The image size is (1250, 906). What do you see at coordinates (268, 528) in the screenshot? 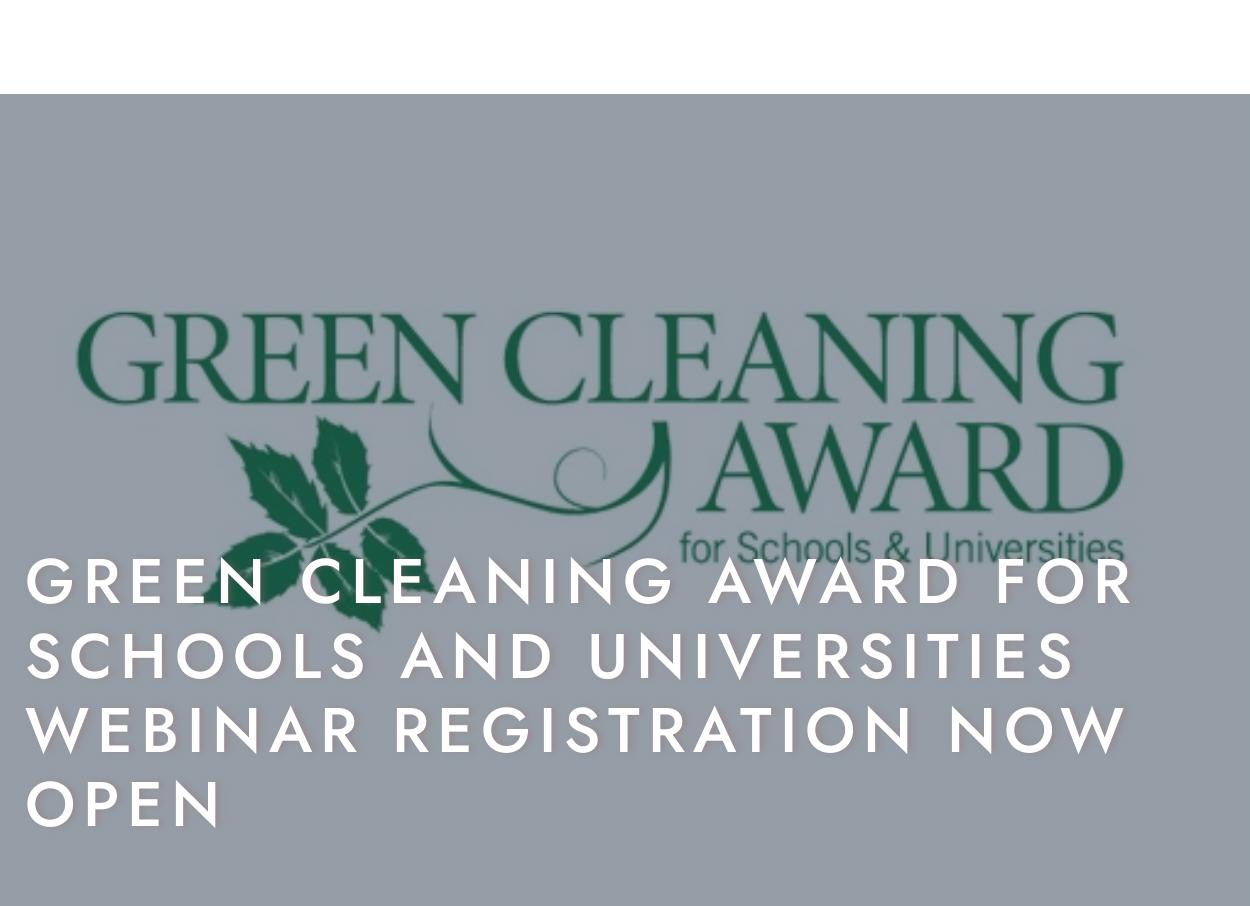
I see `'Steve Ashkin, Green Cleaning Network'` at bounding box center [268, 528].